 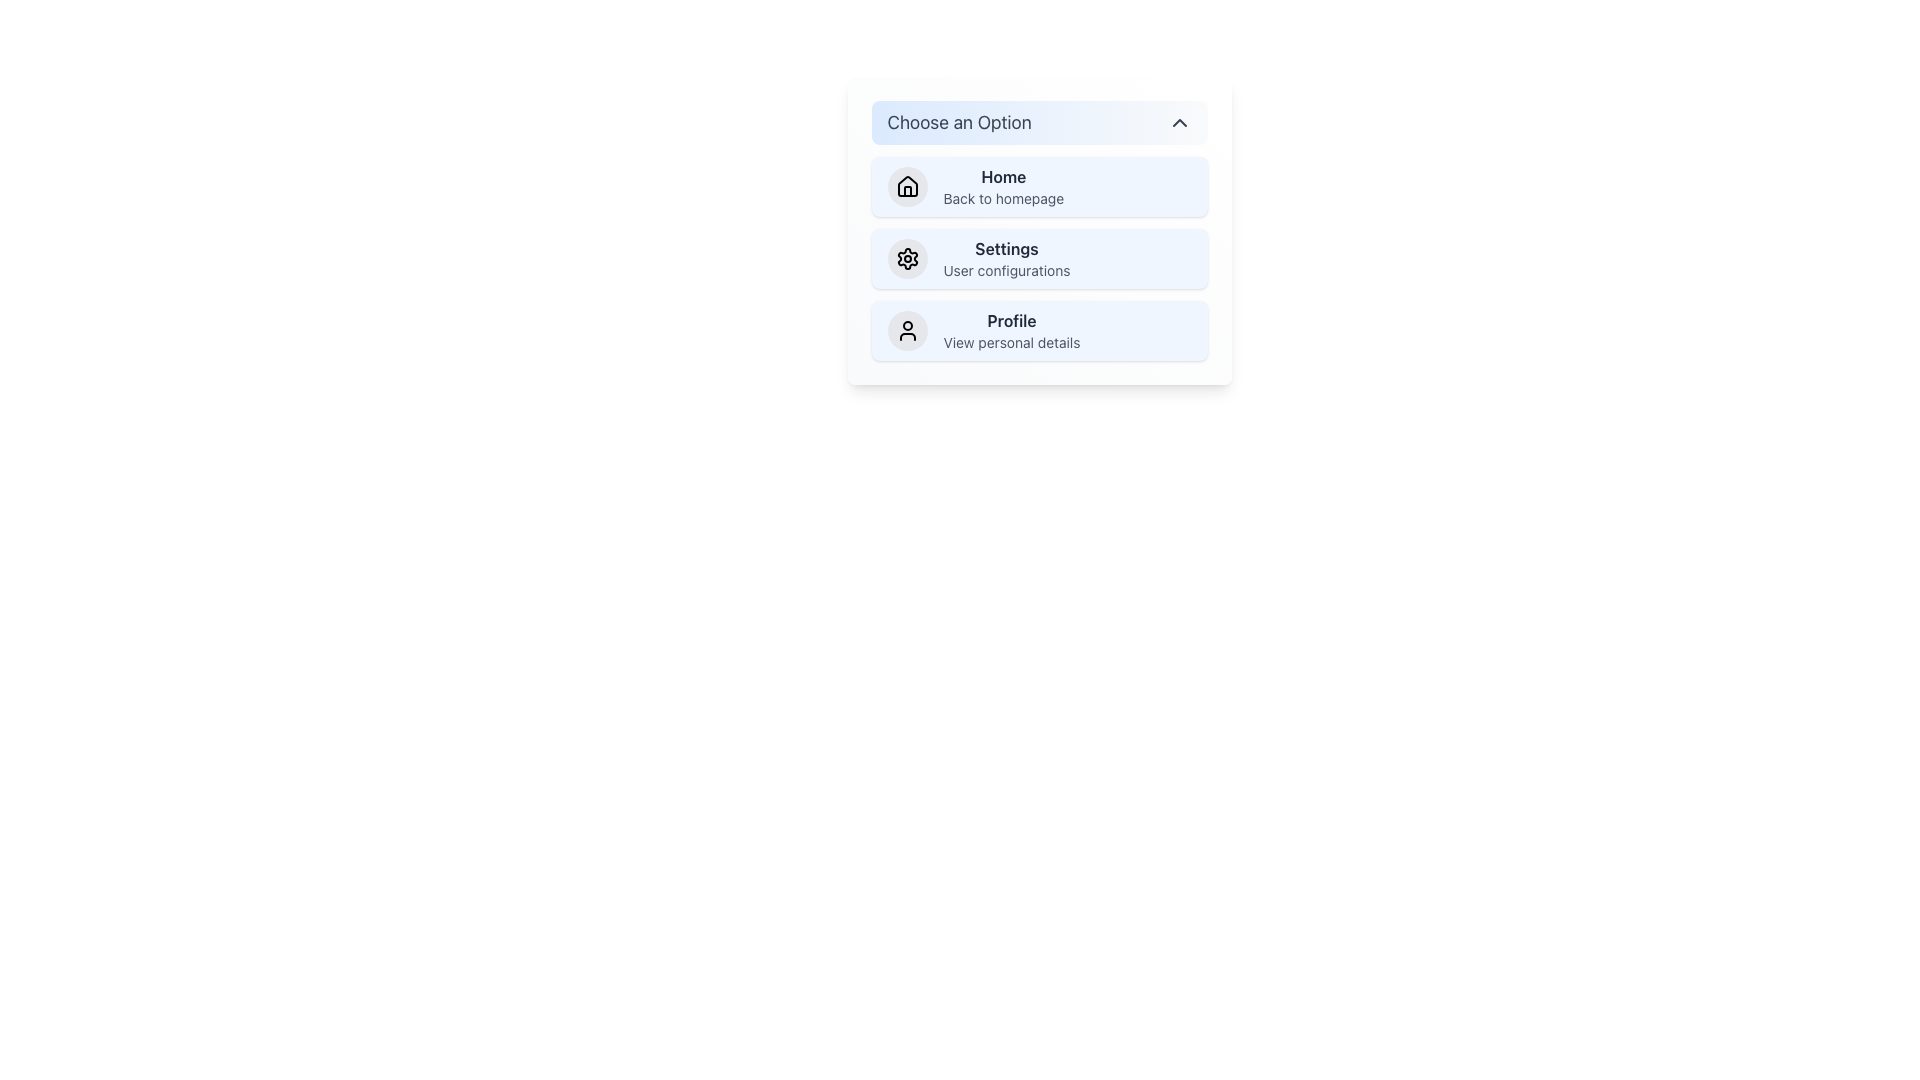 I want to click on the Text Label that indicates the first menu option for redirecting users to the homepage, positioned above 'Back to homepage' and to the right of the house icon, so click(x=1003, y=176).